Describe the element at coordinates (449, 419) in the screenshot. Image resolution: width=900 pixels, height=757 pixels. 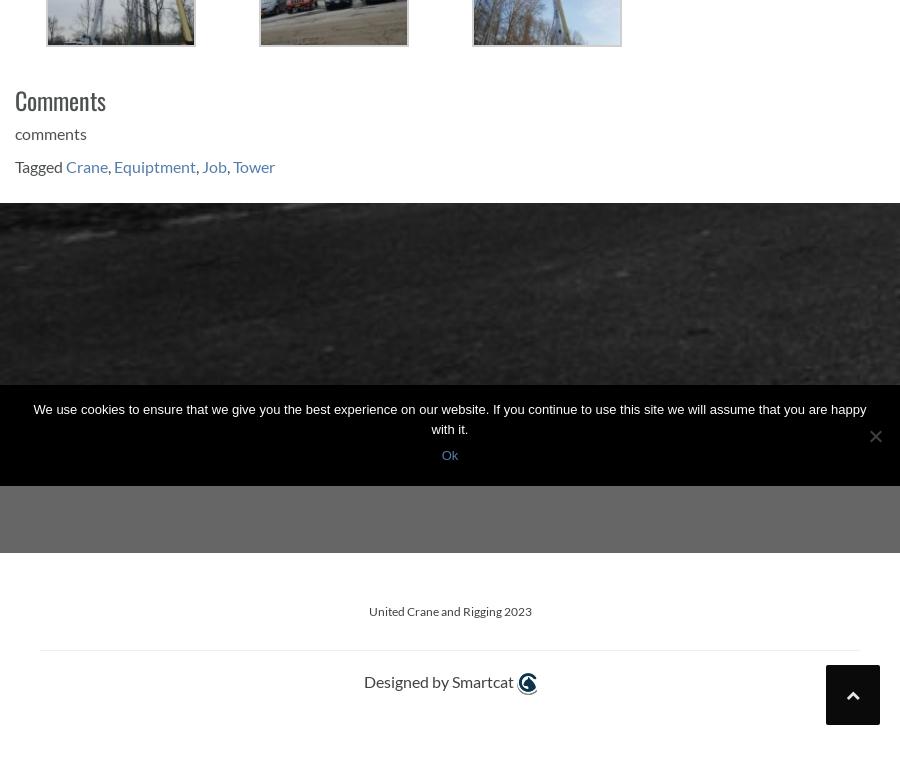
I see `'We use cookies to ensure that we give you the best experience on our website. If you continue to use this site we will assume that you are happy with it.'` at that location.